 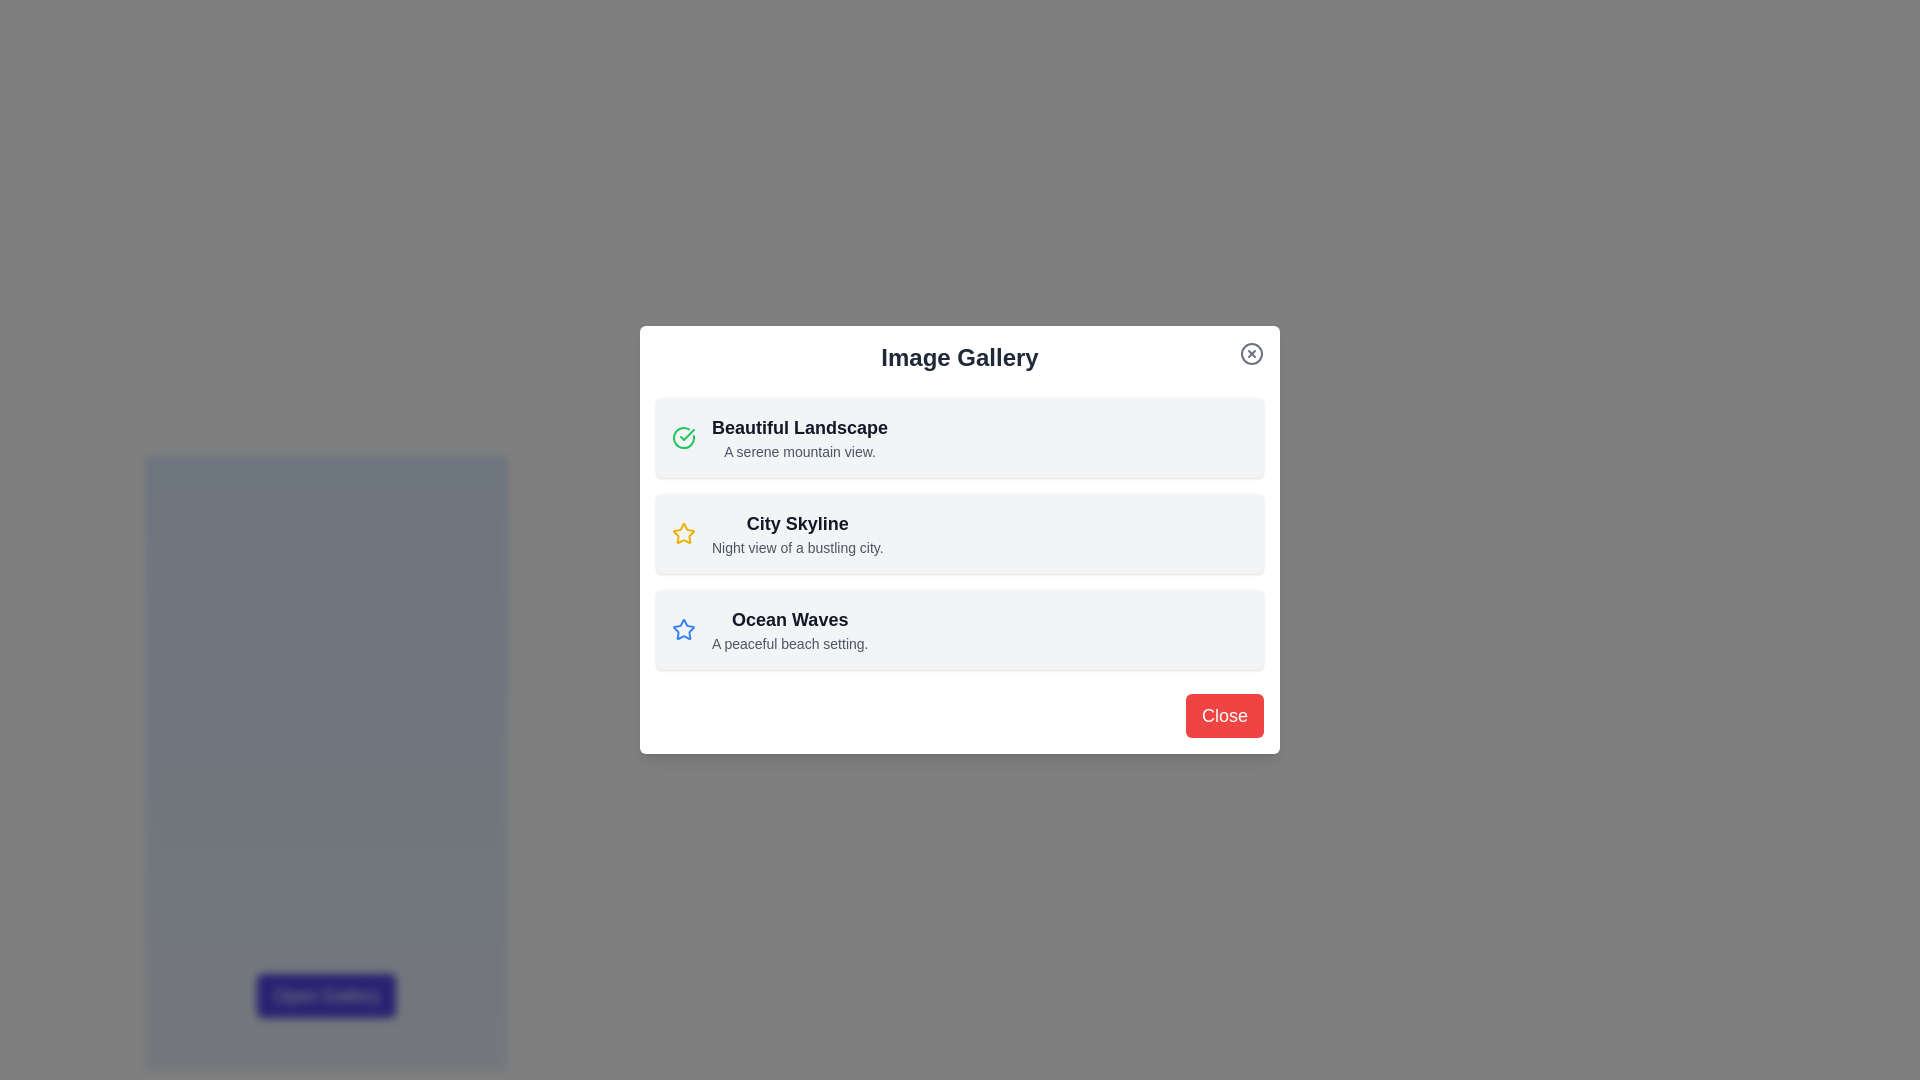 I want to click on the descriptive text element located directly below the title 'Beautiful Landscape' in the first entry of the vertical list of items within the dialog box, so click(x=800, y=451).